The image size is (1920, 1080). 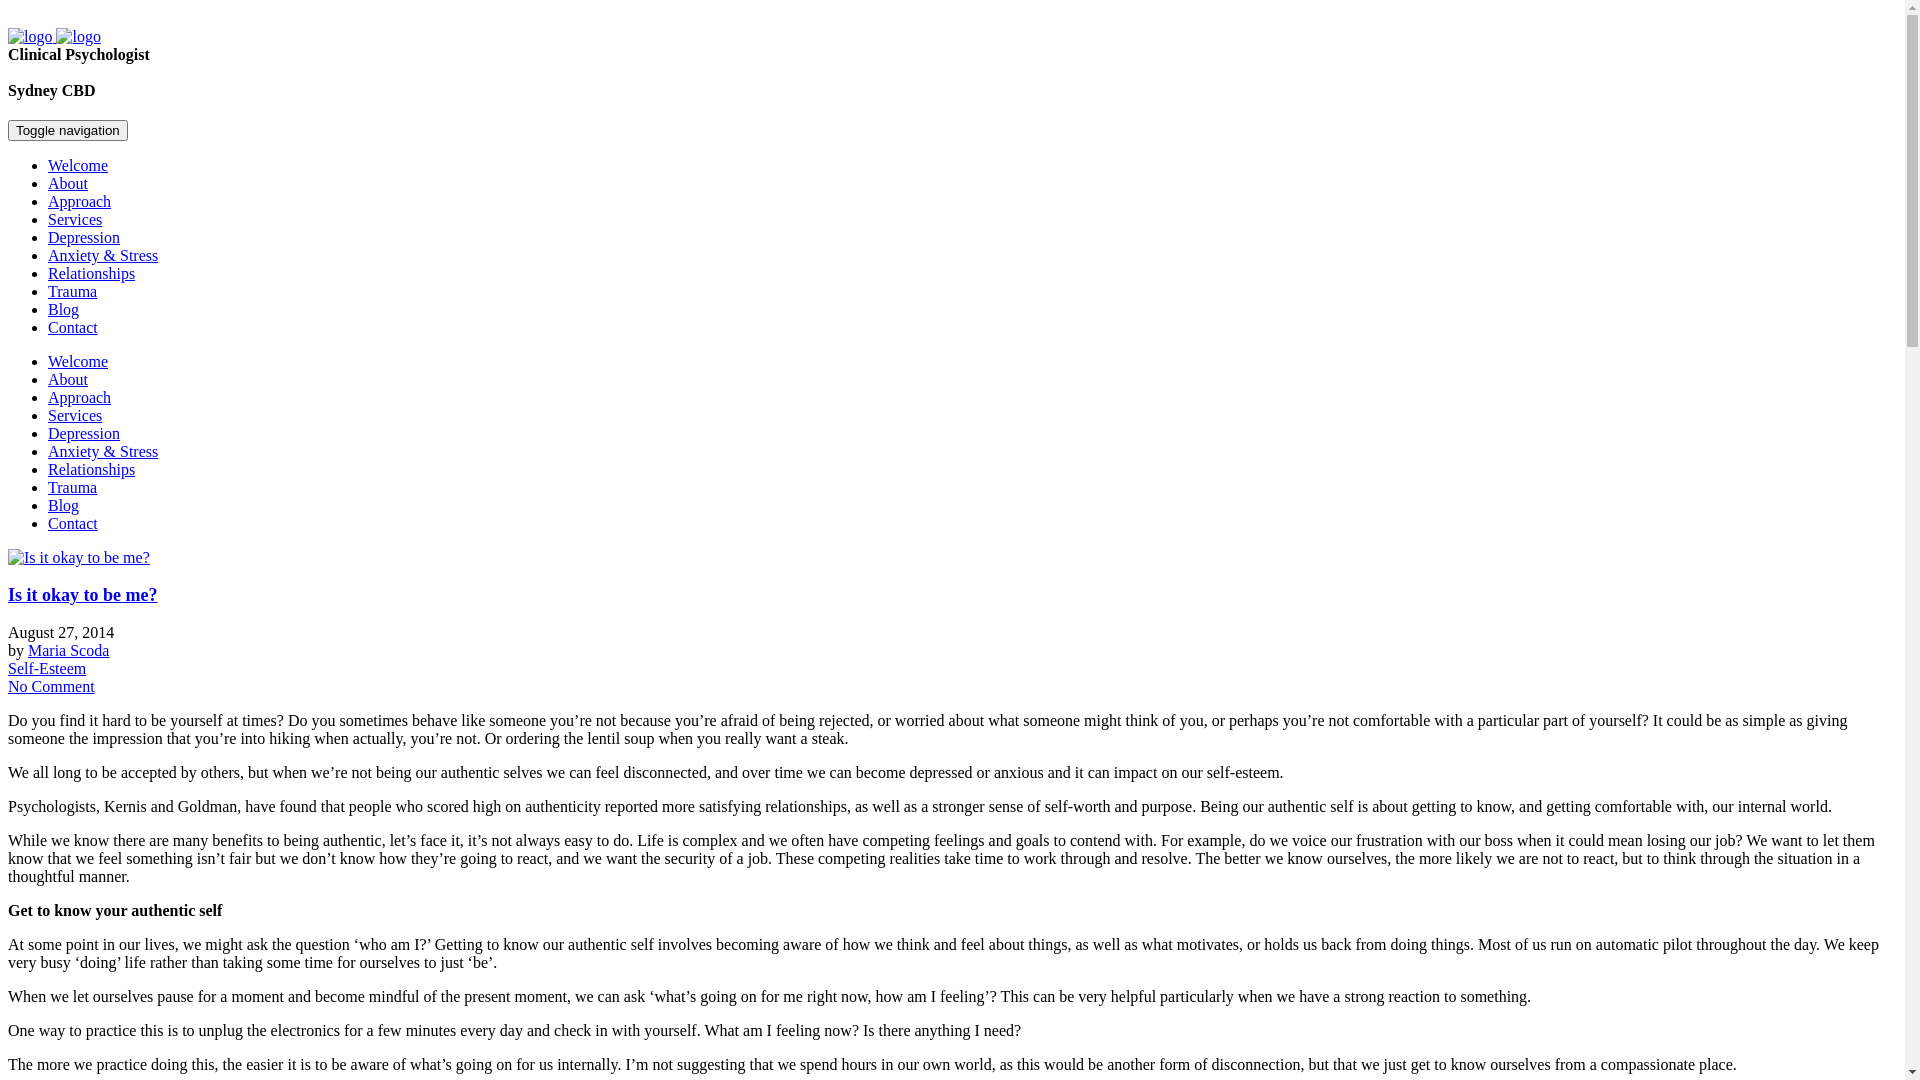 What do you see at coordinates (47, 668) in the screenshot?
I see `'Self-Esteem'` at bounding box center [47, 668].